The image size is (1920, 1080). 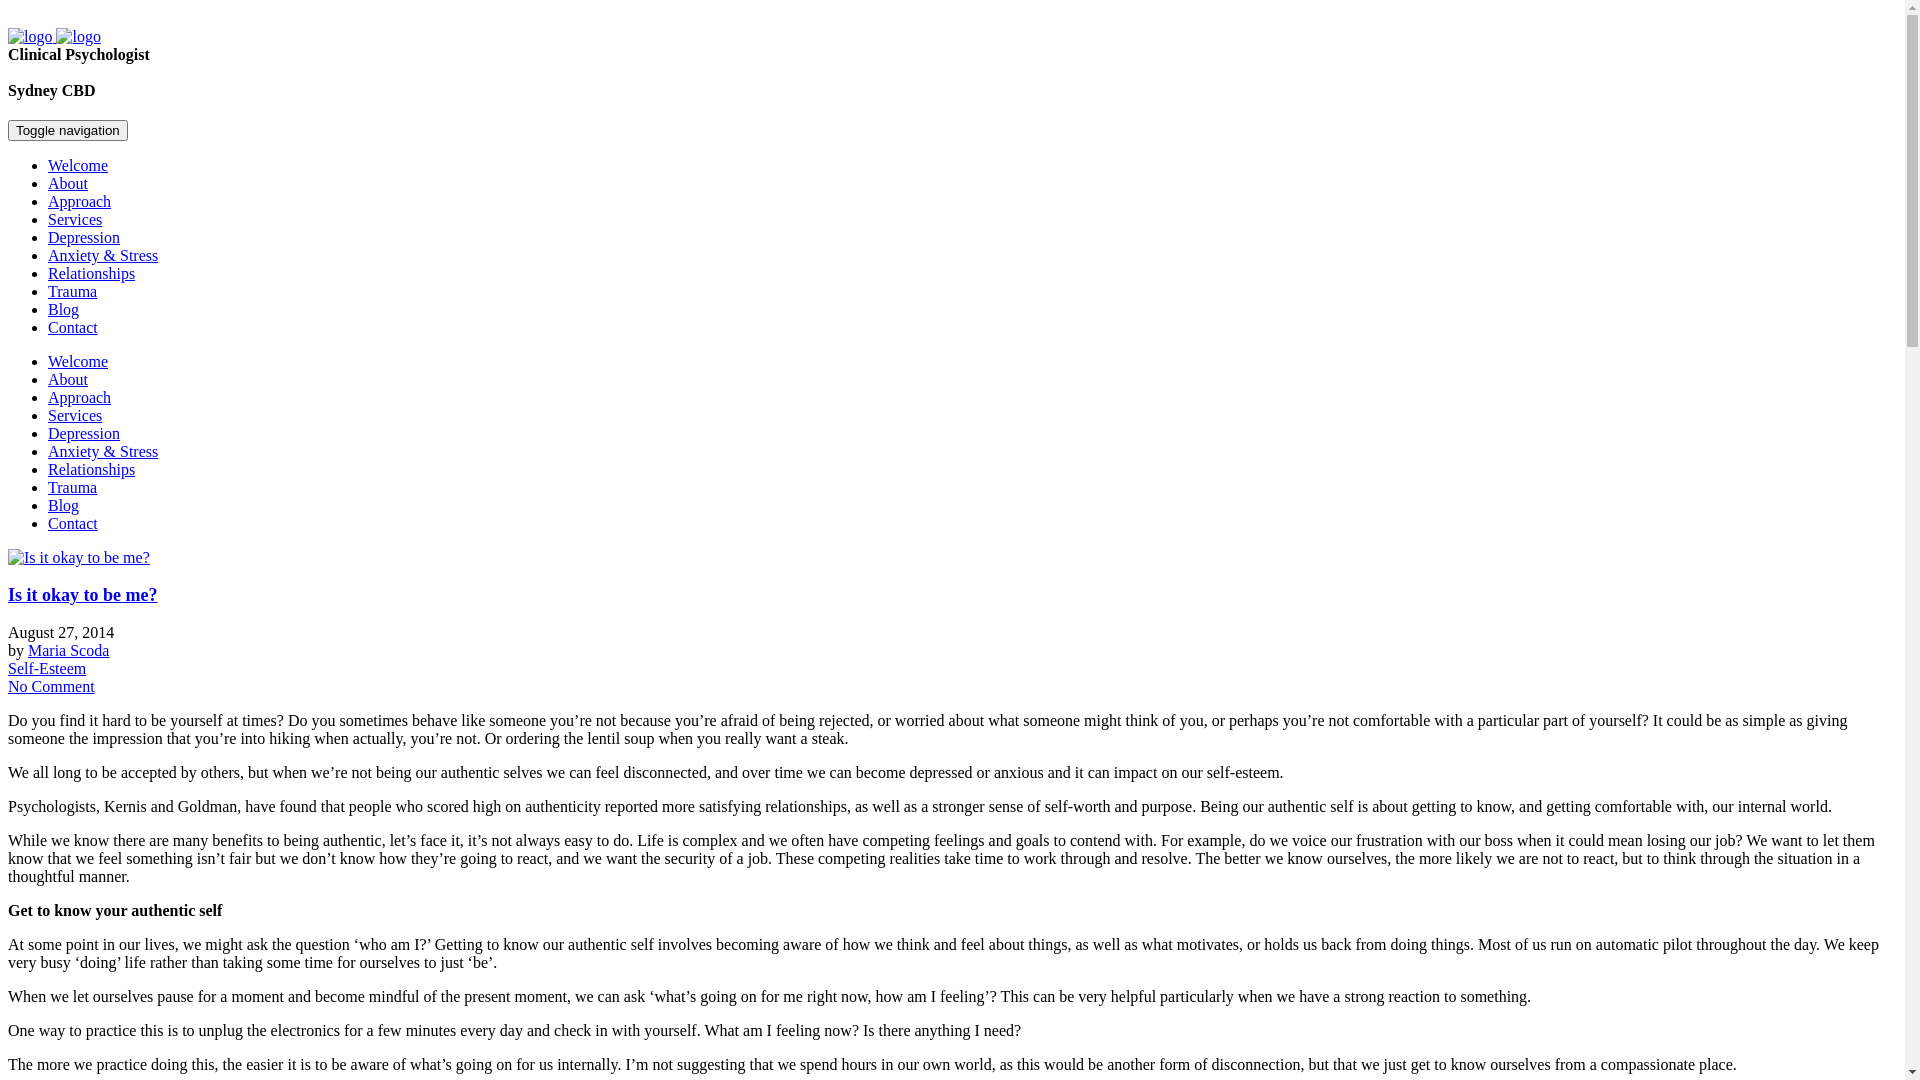 What do you see at coordinates (47, 668) in the screenshot?
I see `'Self-Esteem'` at bounding box center [47, 668].